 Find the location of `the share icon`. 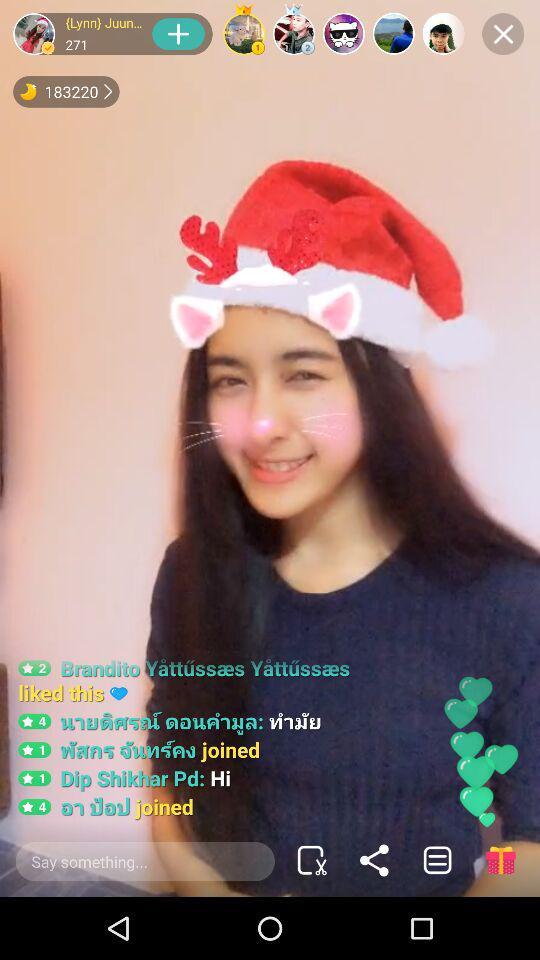

the share icon is located at coordinates (374, 859).